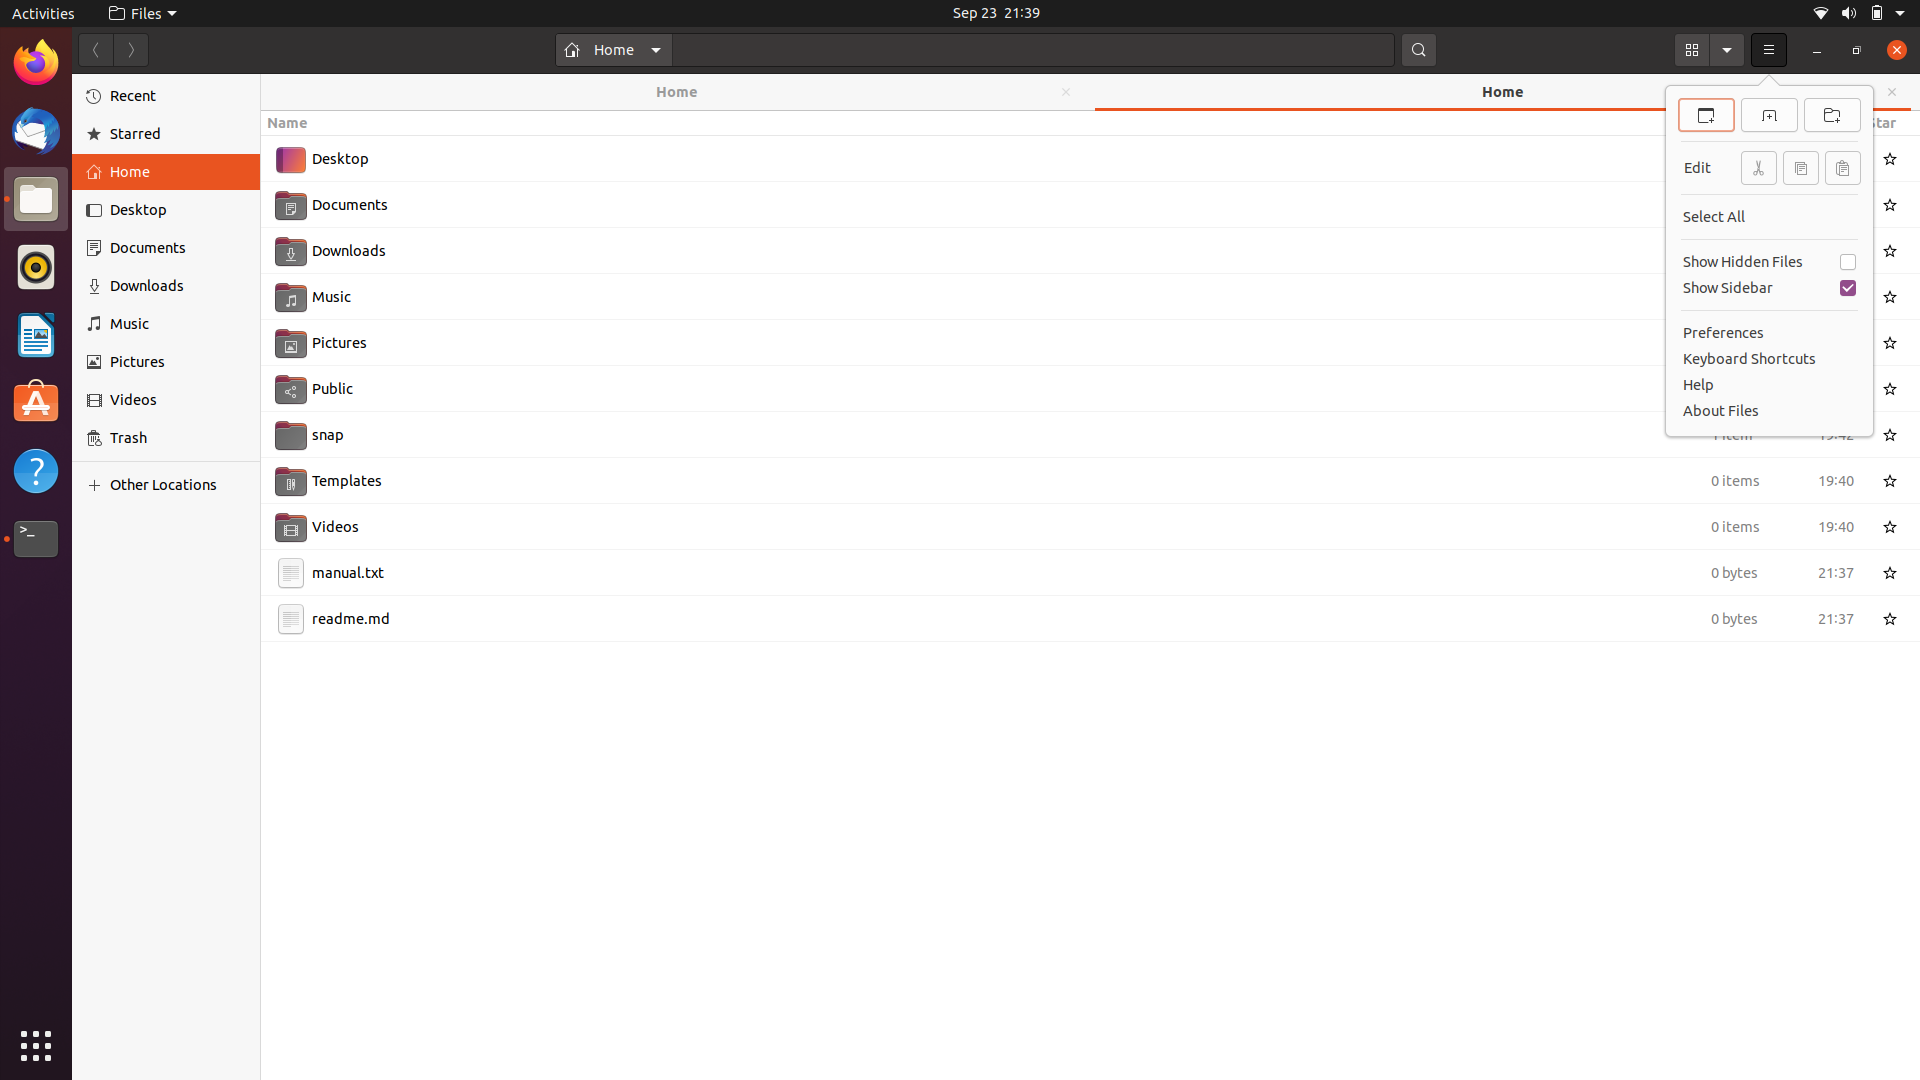  I want to click on From the menu, use keyboard keys to scroll down and select "New File", so click(1769, 49).